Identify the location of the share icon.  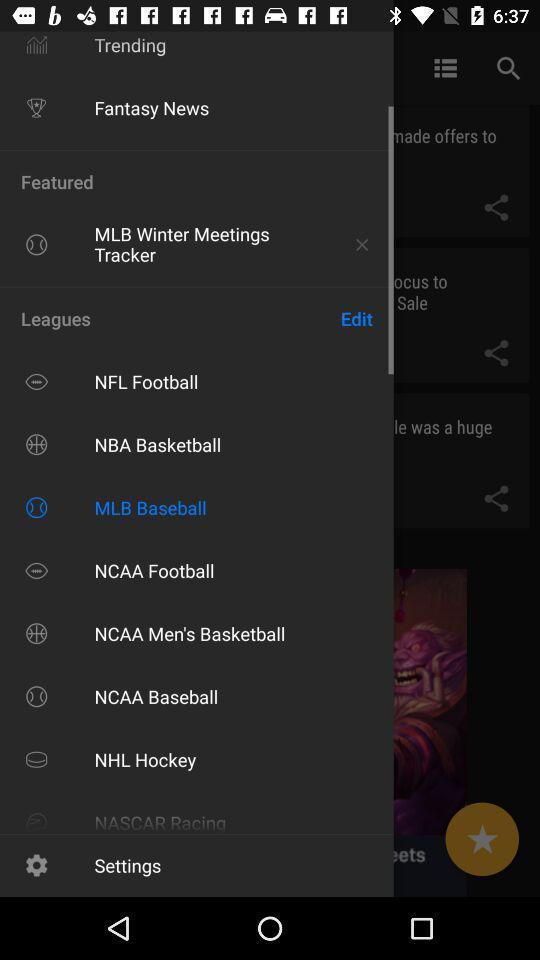
(495, 353).